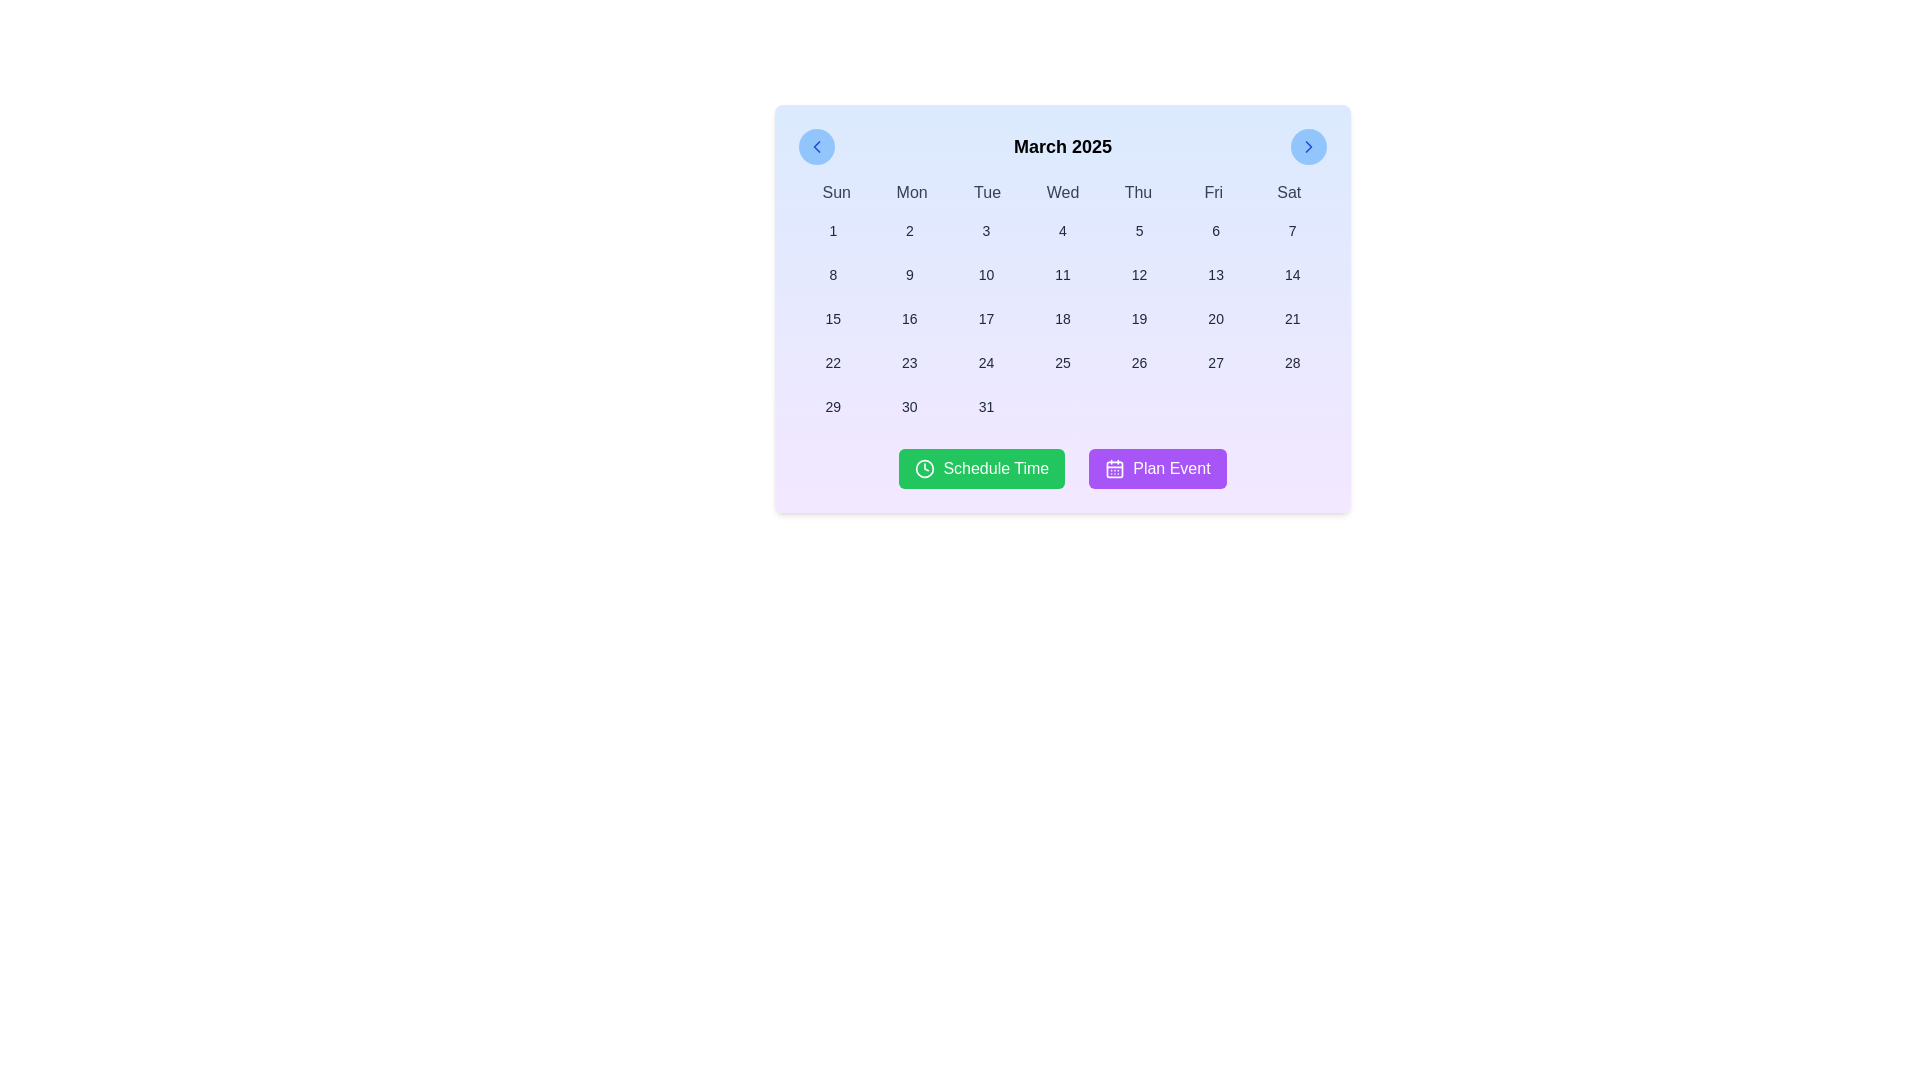 Image resolution: width=1920 pixels, height=1080 pixels. What do you see at coordinates (1289, 192) in the screenshot?
I see `the static text label representing Saturdays, which is the last item in the horizontal group of day labels in the calendar component` at bounding box center [1289, 192].